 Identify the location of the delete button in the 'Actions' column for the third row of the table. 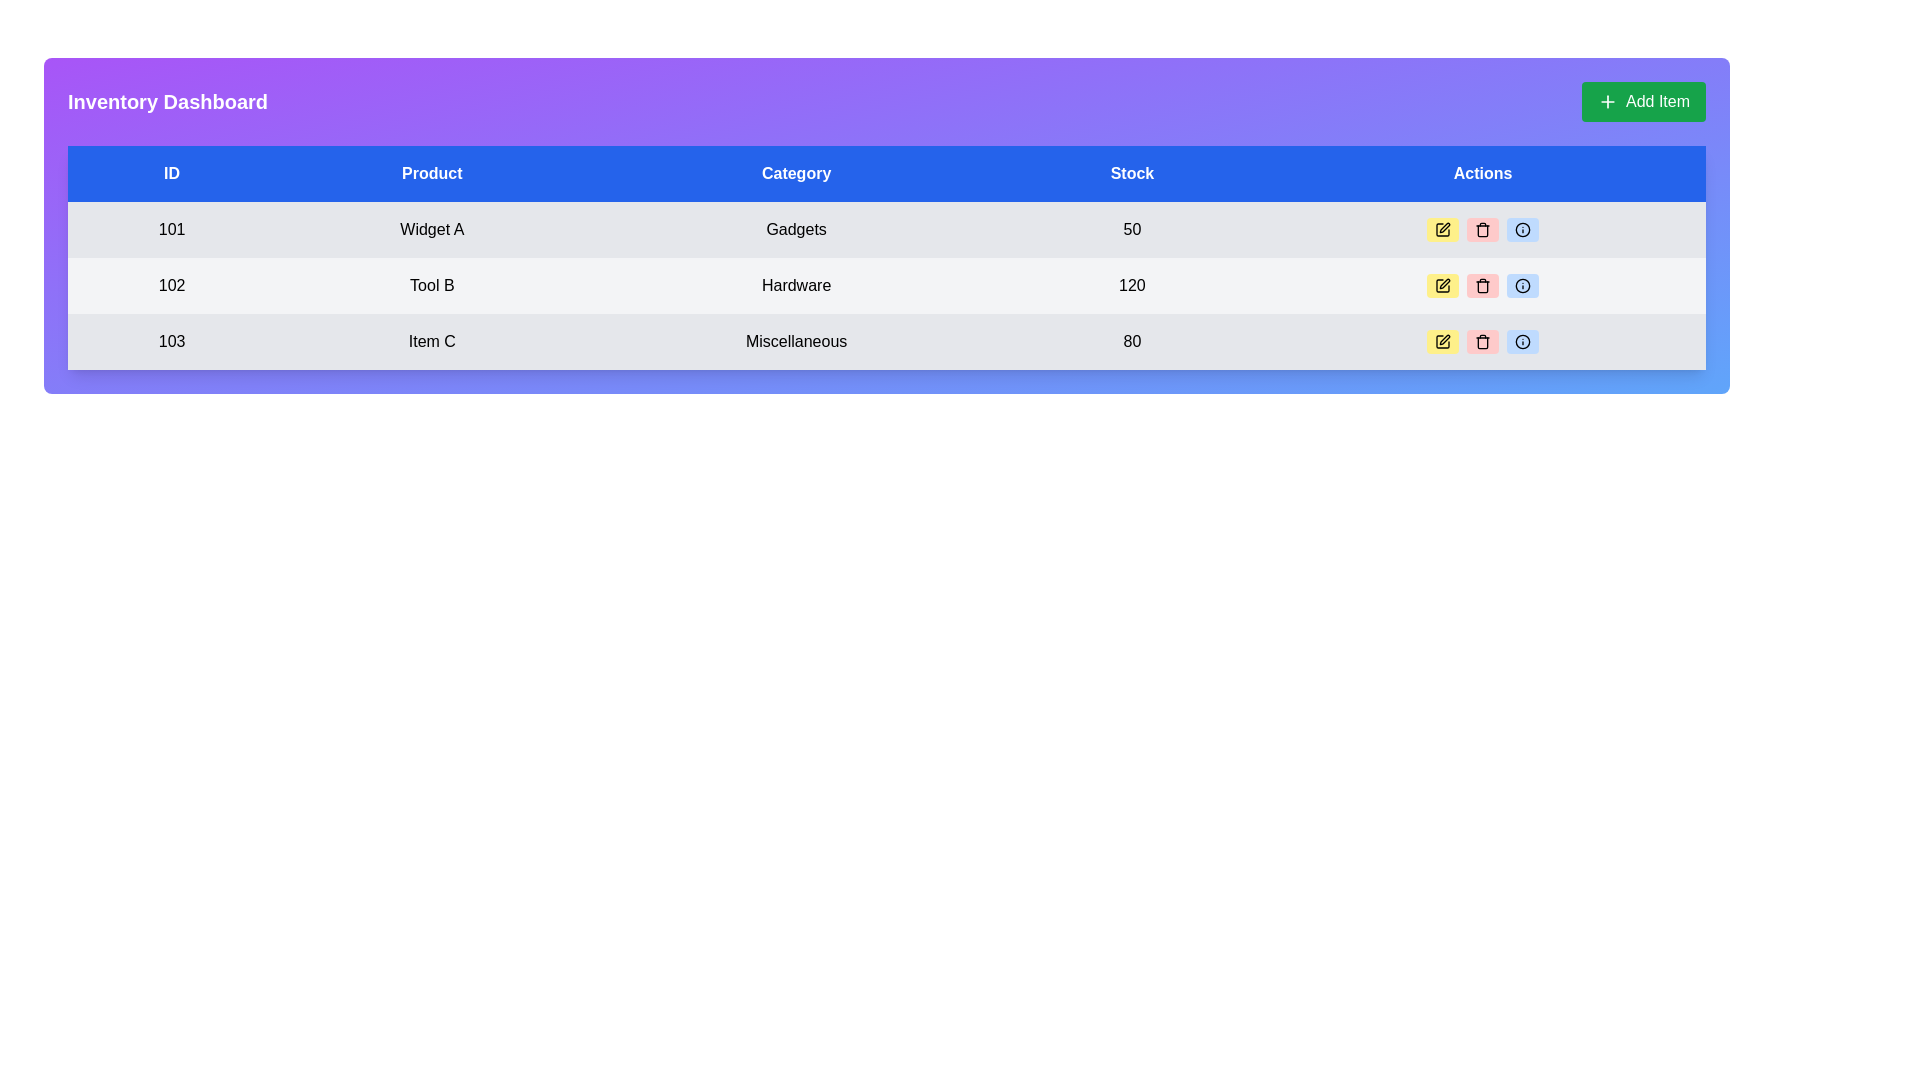
(1483, 341).